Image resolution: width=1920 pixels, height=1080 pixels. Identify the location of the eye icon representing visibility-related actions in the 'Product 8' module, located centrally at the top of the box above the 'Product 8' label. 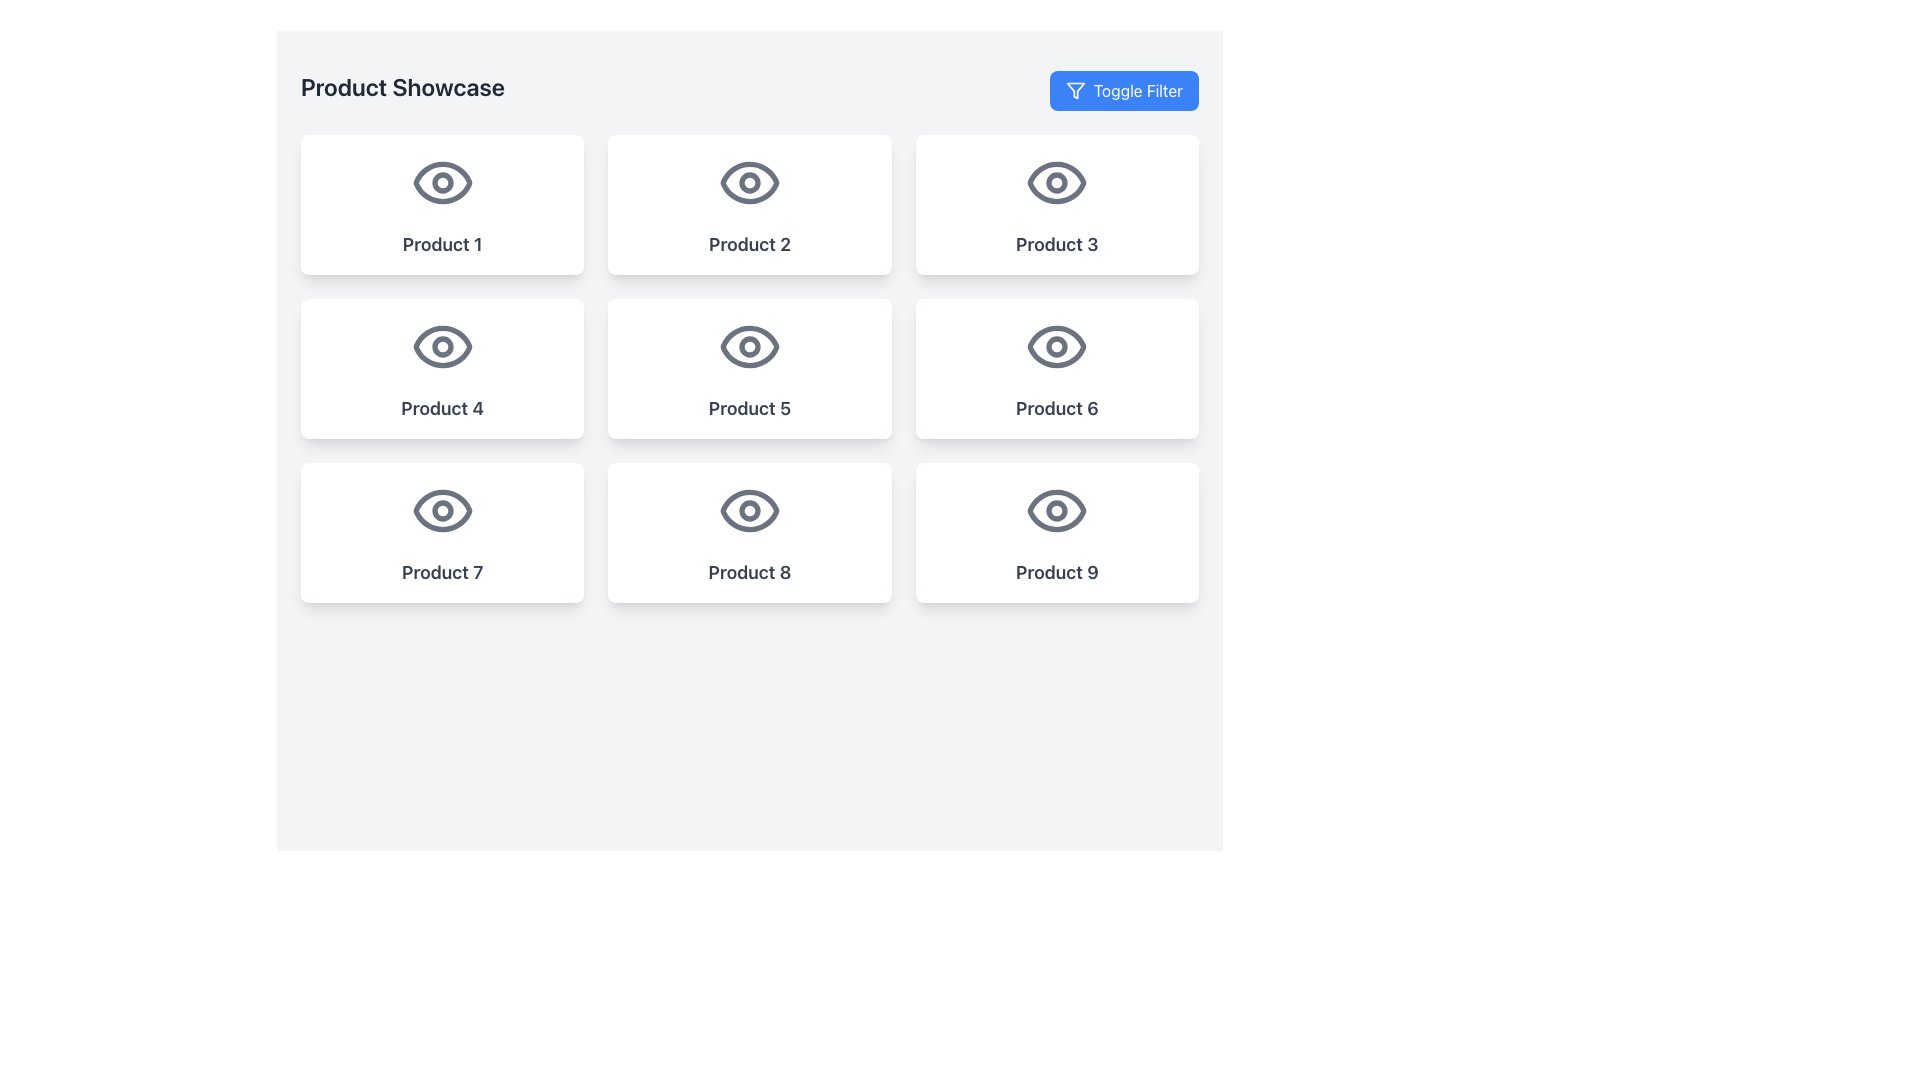
(748, 509).